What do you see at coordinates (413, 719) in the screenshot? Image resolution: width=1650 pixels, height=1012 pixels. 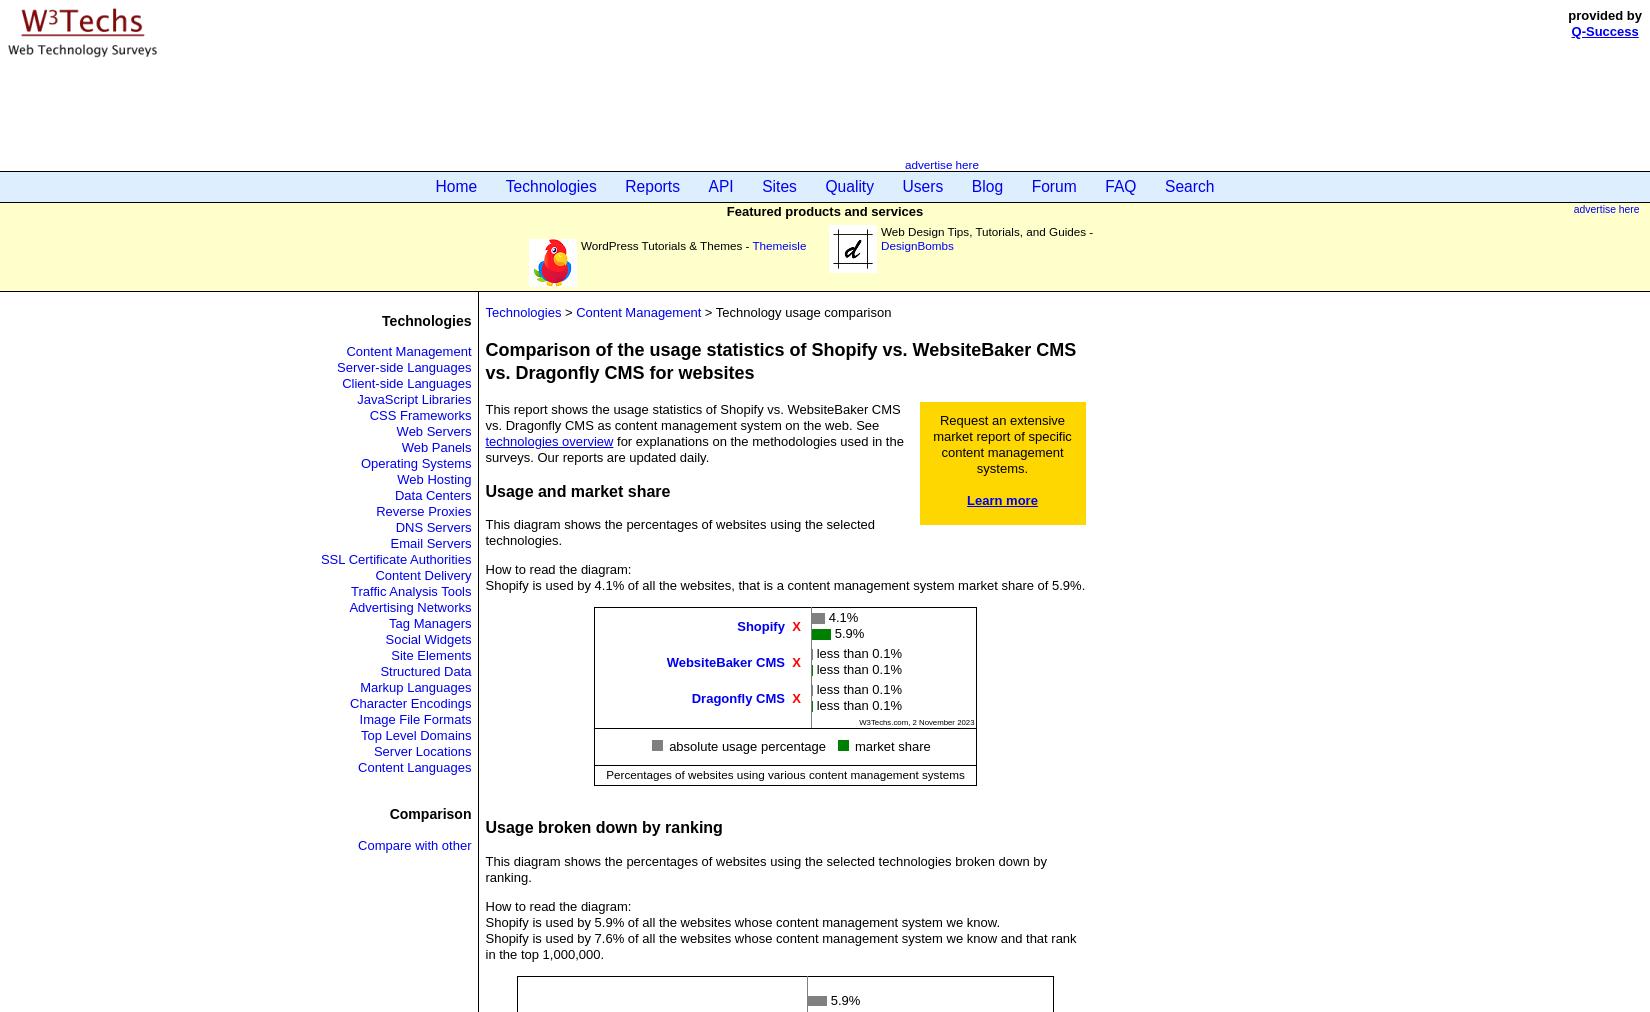 I see `'Image File Formats'` at bounding box center [413, 719].